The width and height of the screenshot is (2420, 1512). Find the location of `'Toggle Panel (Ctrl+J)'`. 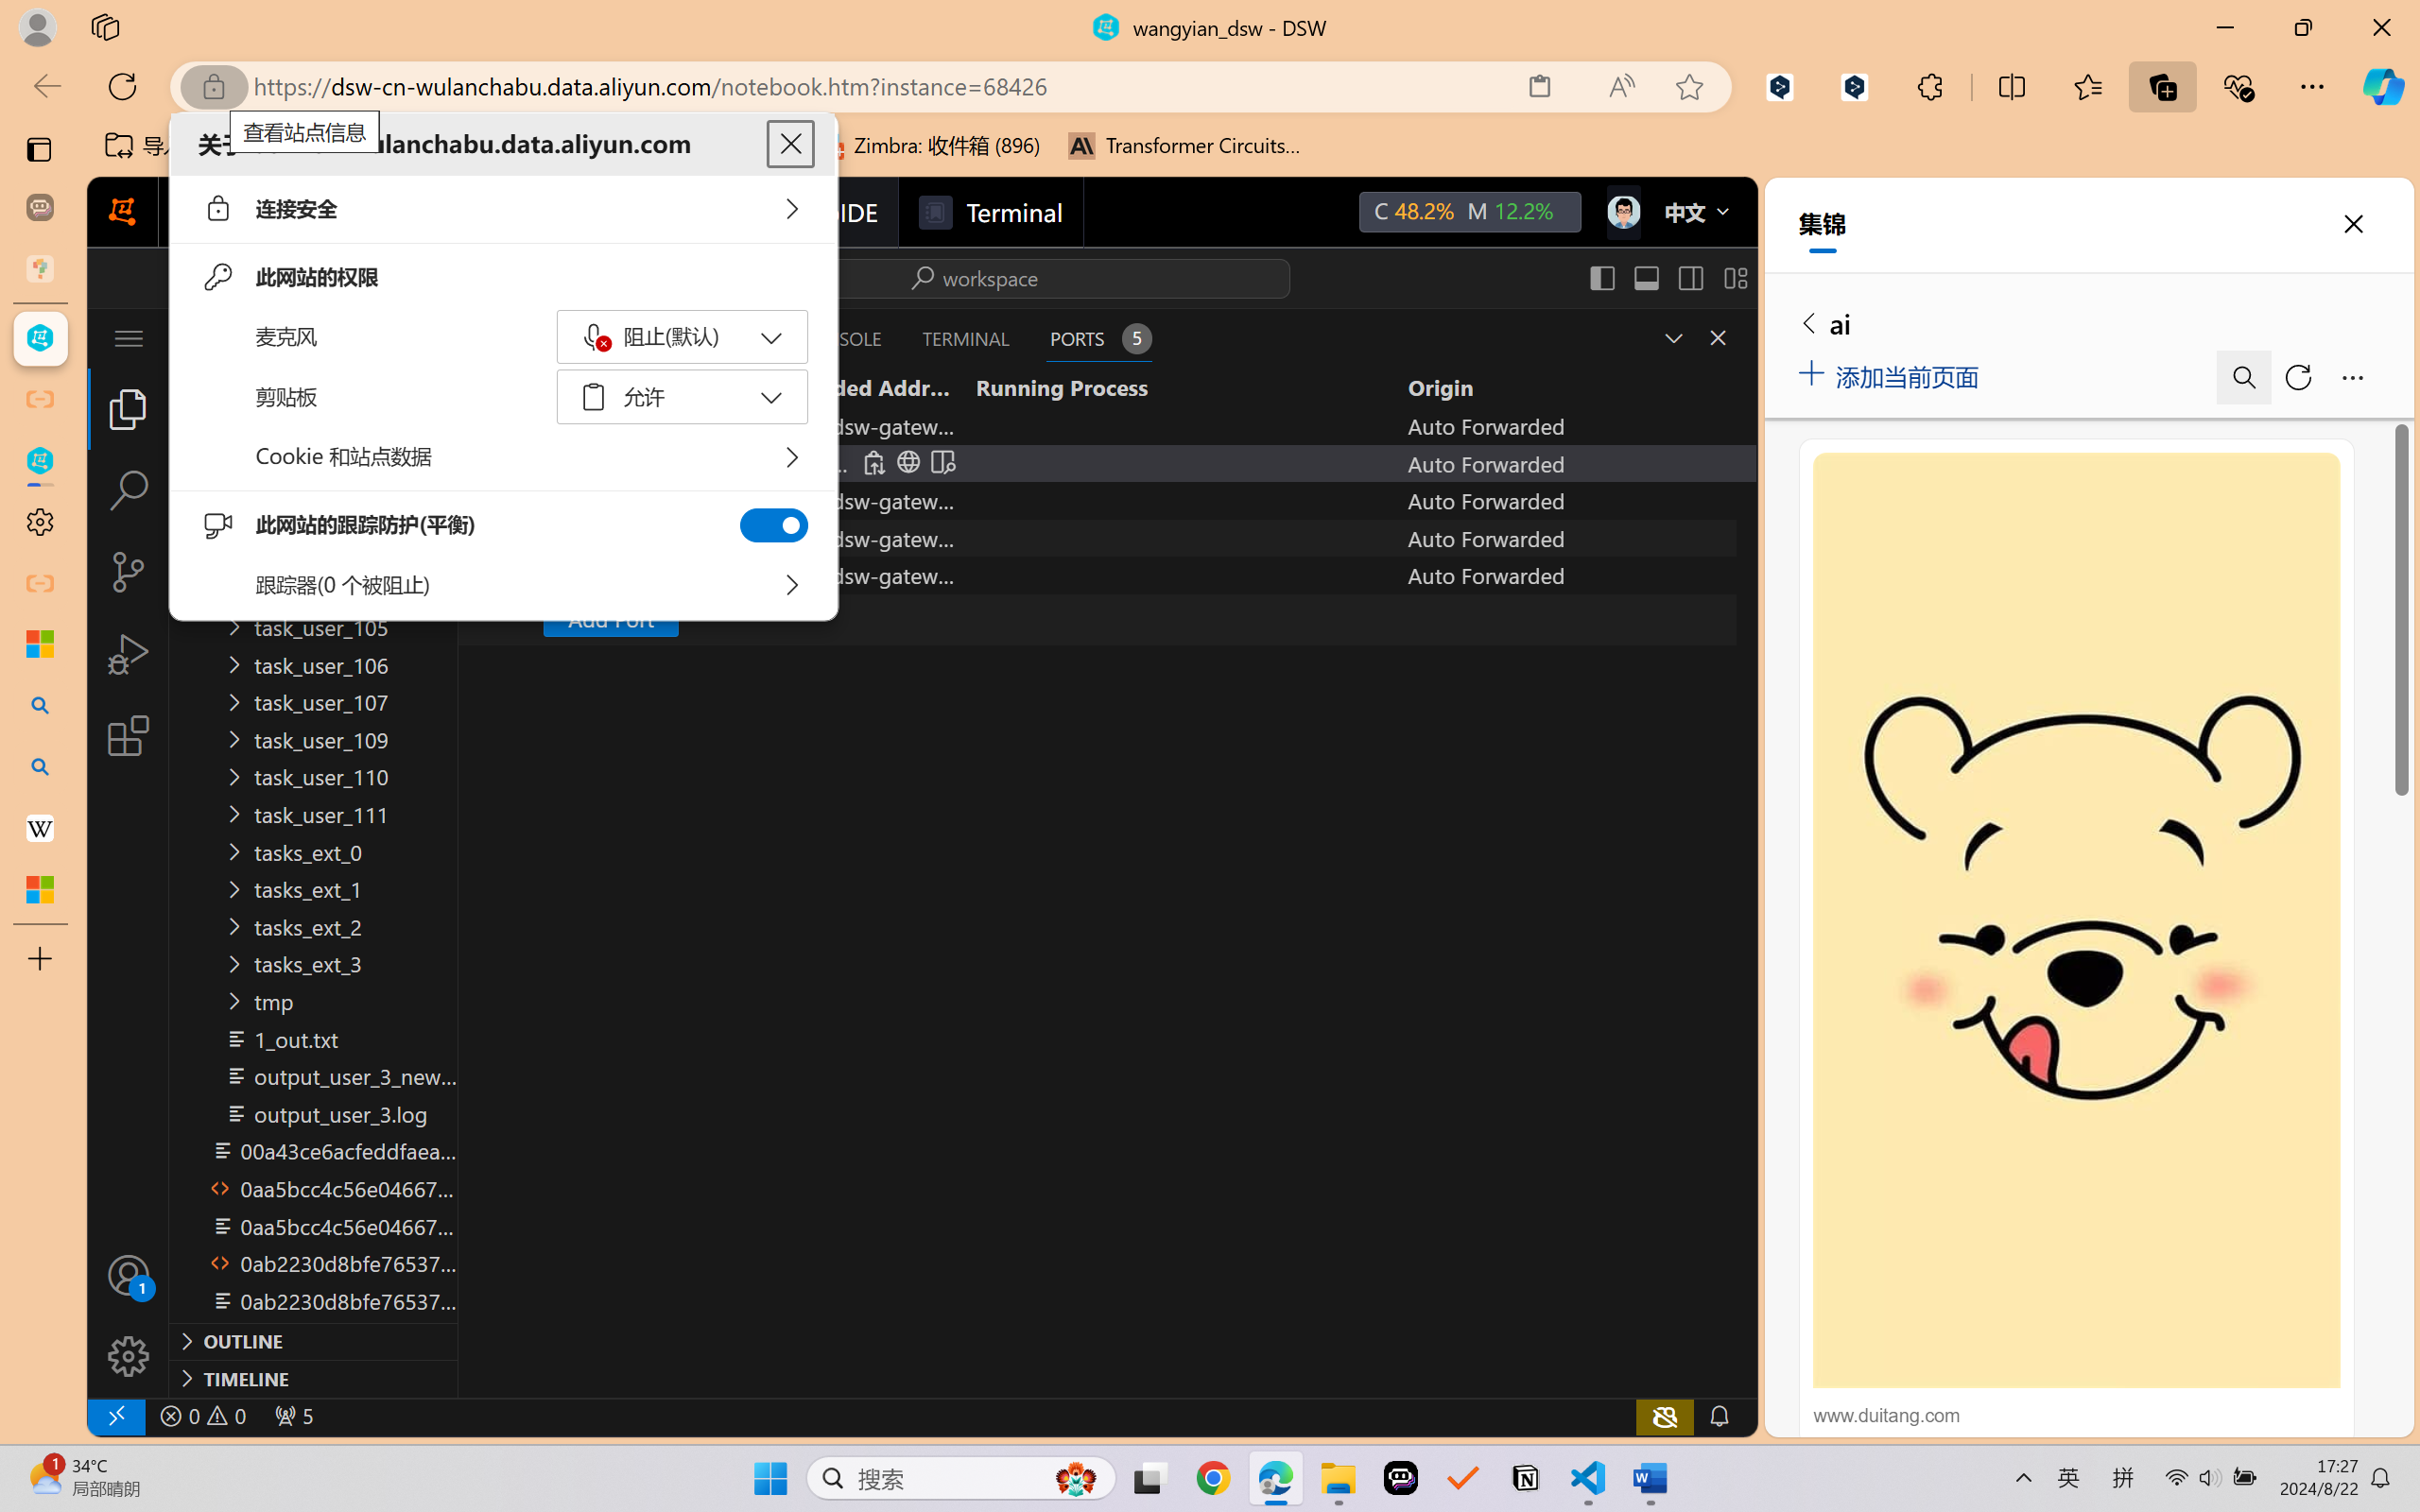

'Toggle Panel (Ctrl+J)' is located at coordinates (1645, 277).